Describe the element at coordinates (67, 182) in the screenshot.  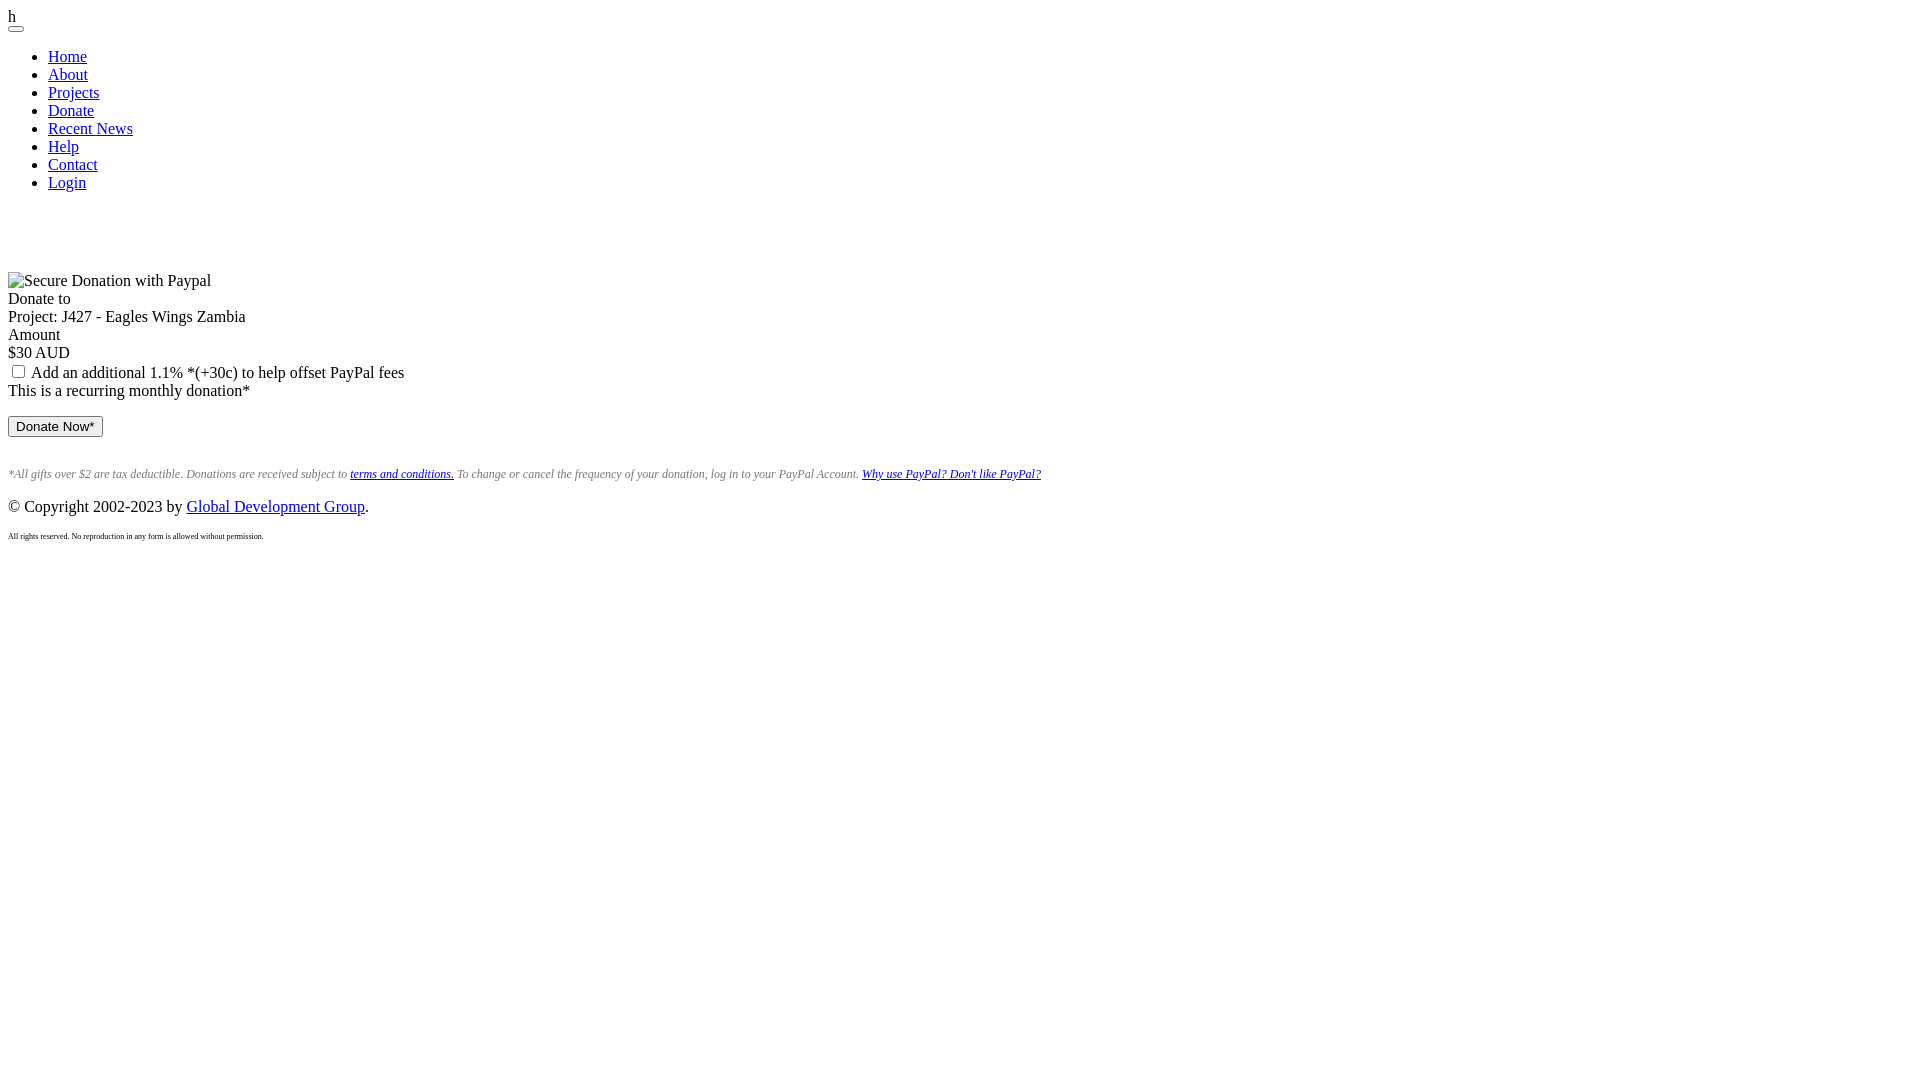
I see `'Login'` at that location.